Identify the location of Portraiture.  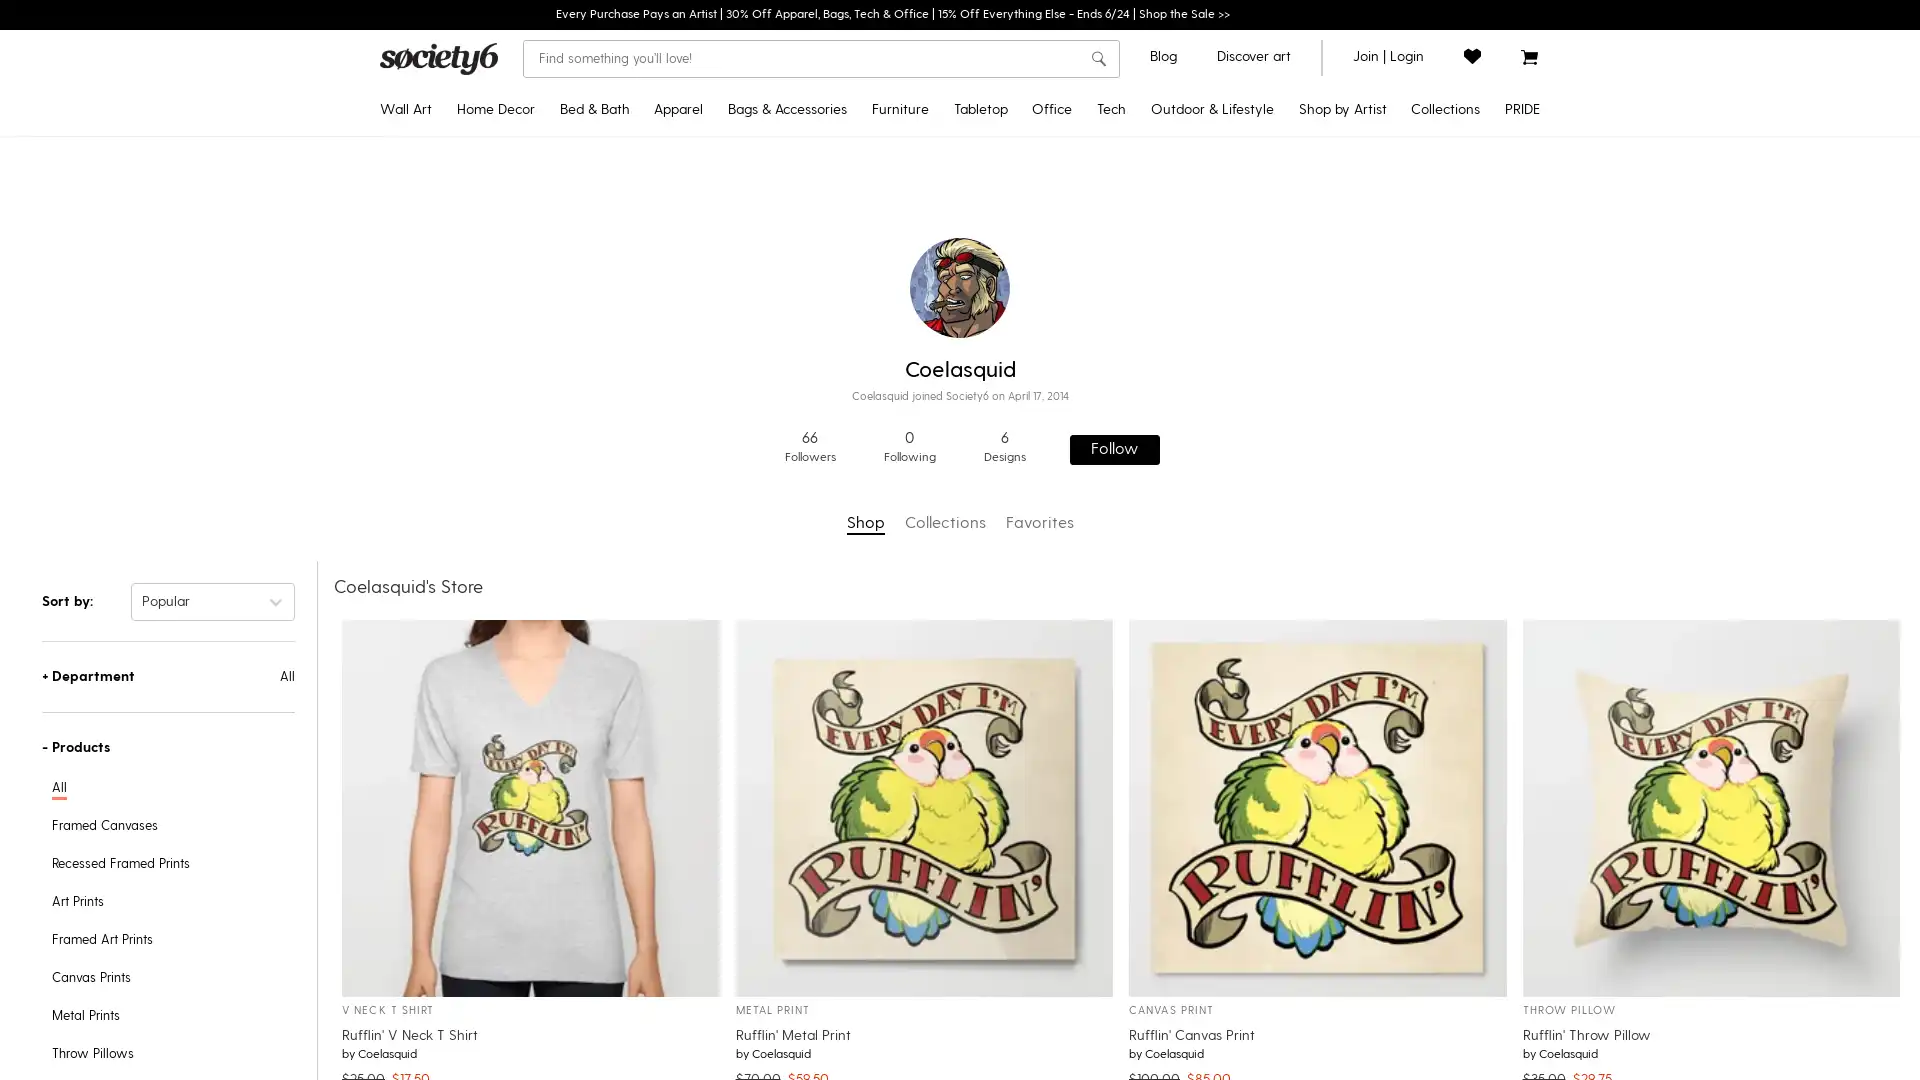
(1371, 418).